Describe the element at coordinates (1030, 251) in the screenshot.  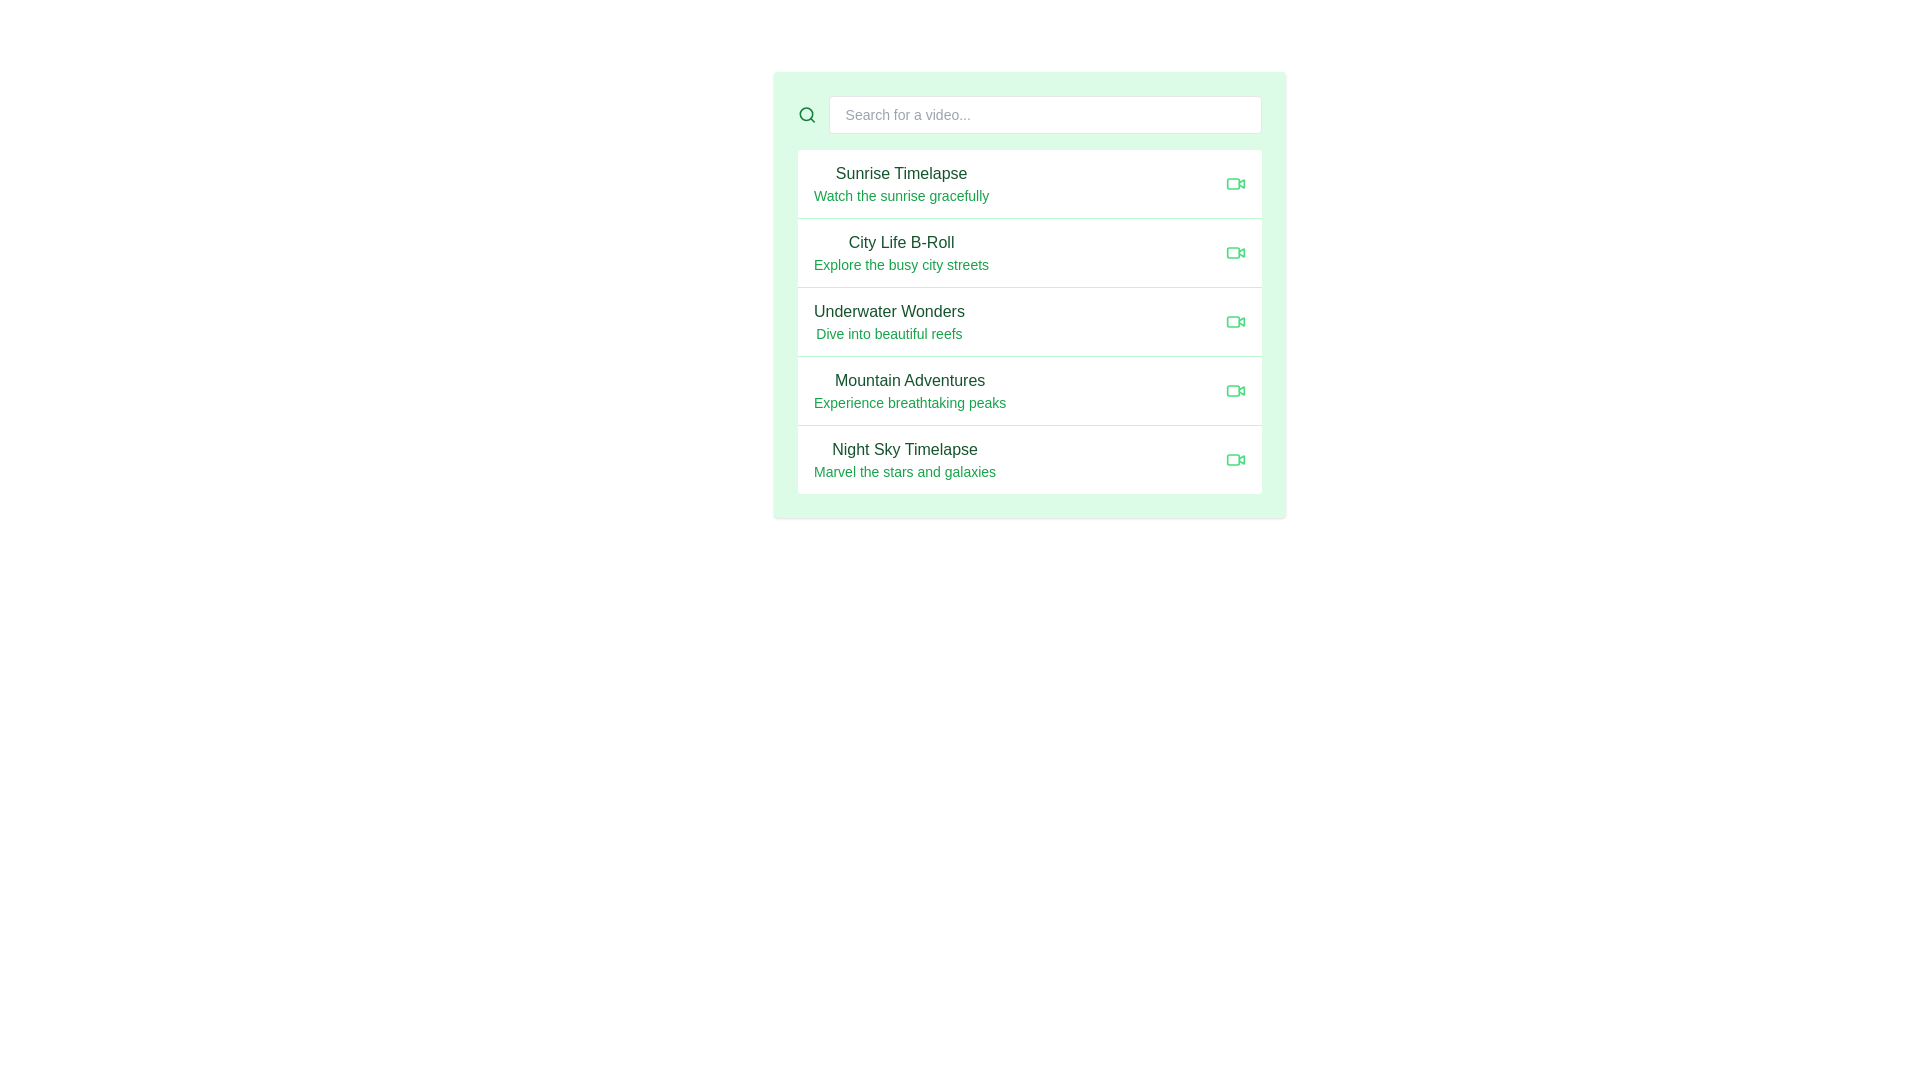
I see `the list item that contains a title and description for a video topic, positioned between 'Sunrise Timelapse' and 'Underwater Wonders'` at that location.